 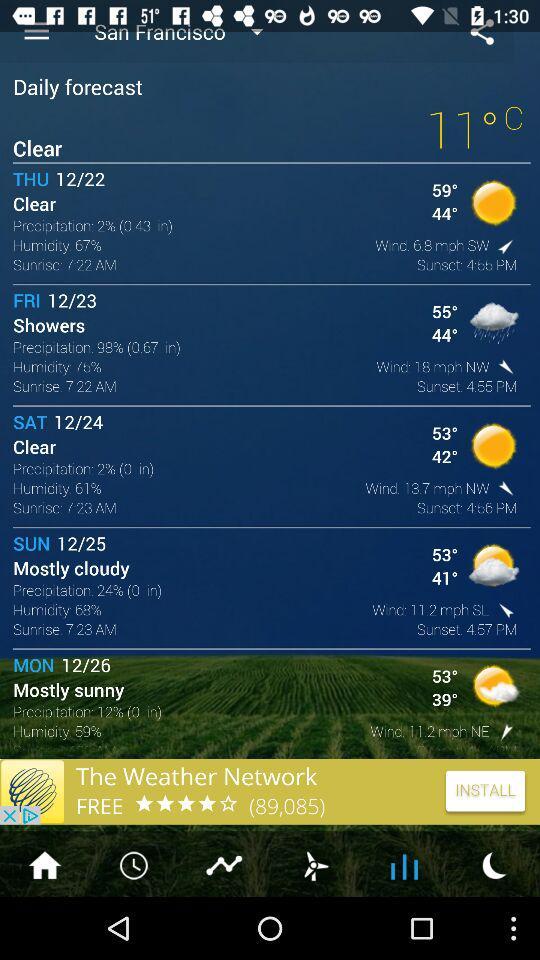 I want to click on the home icon, so click(x=44, y=925).